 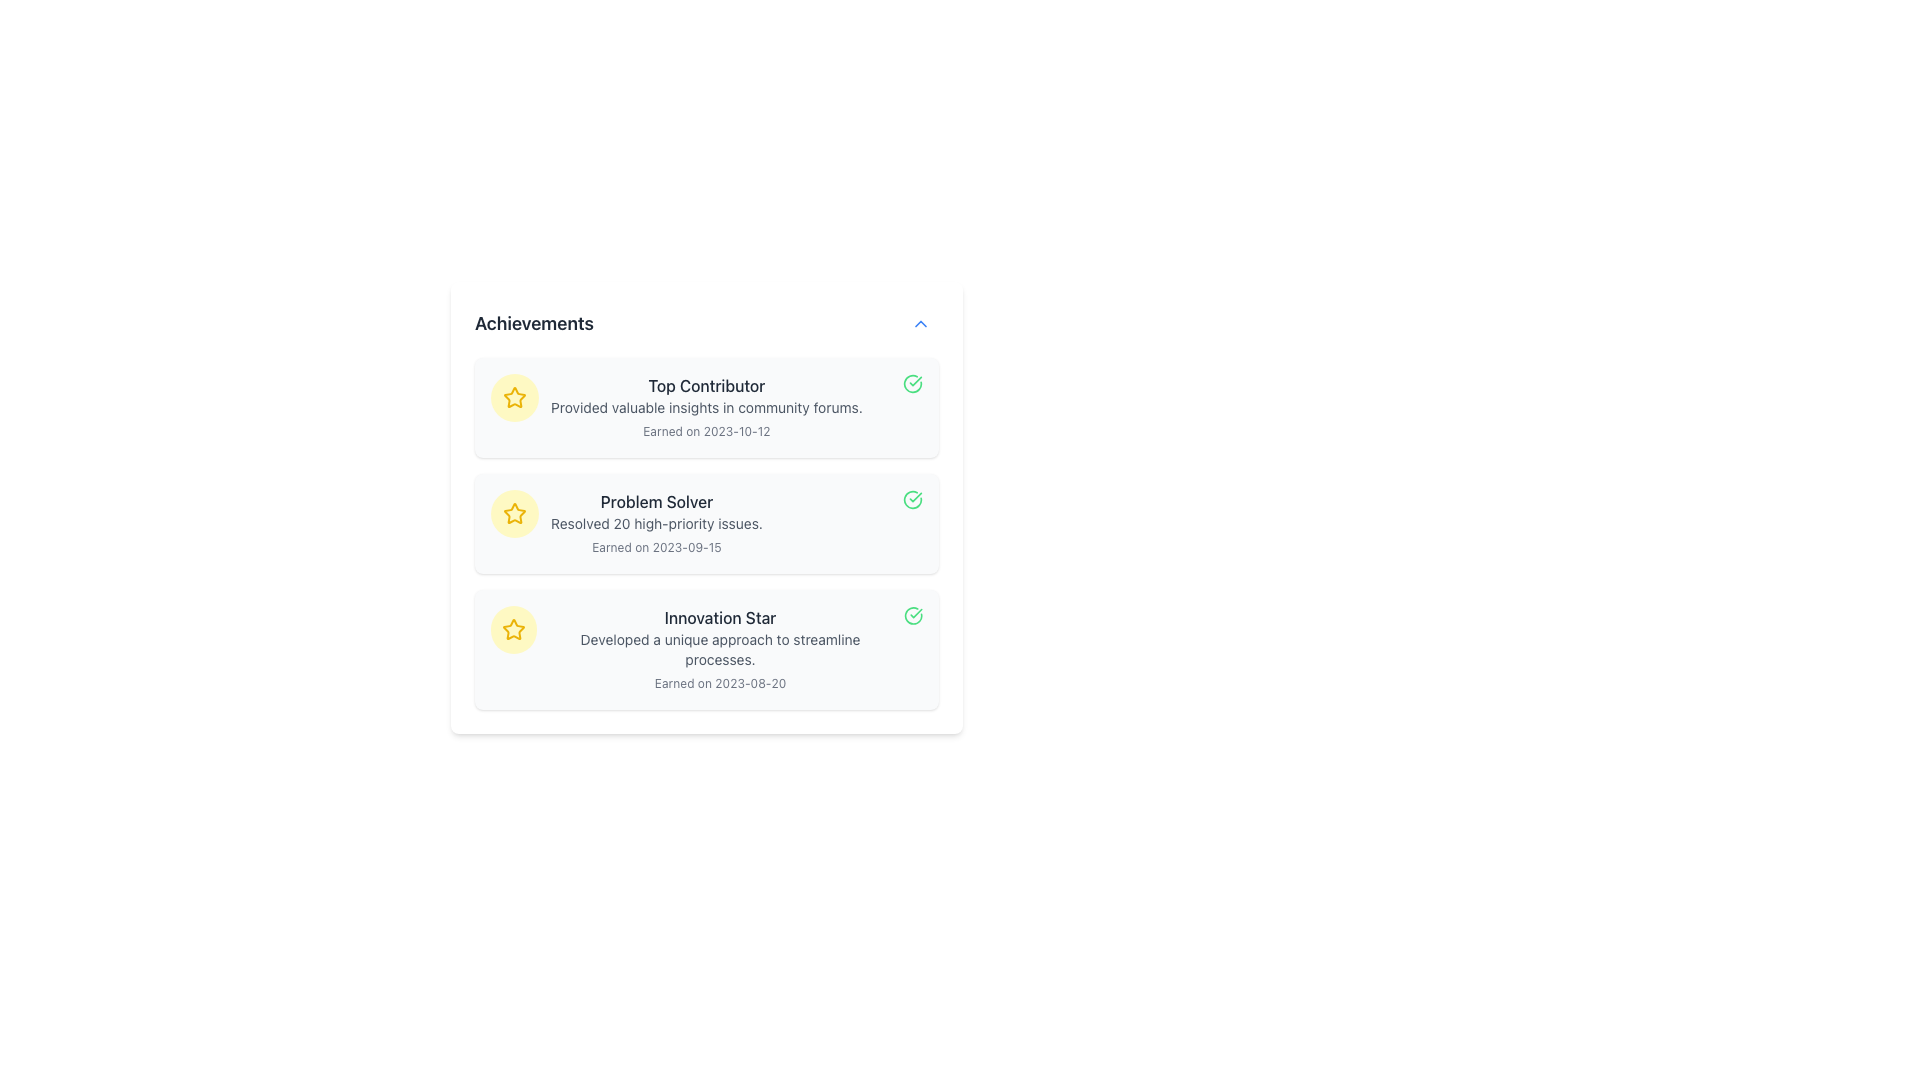 What do you see at coordinates (657, 523) in the screenshot?
I see `displayed information in the 'Problem Solver' achievement text block, which is the middle card in a vertical list of achievement cards` at bounding box center [657, 523].